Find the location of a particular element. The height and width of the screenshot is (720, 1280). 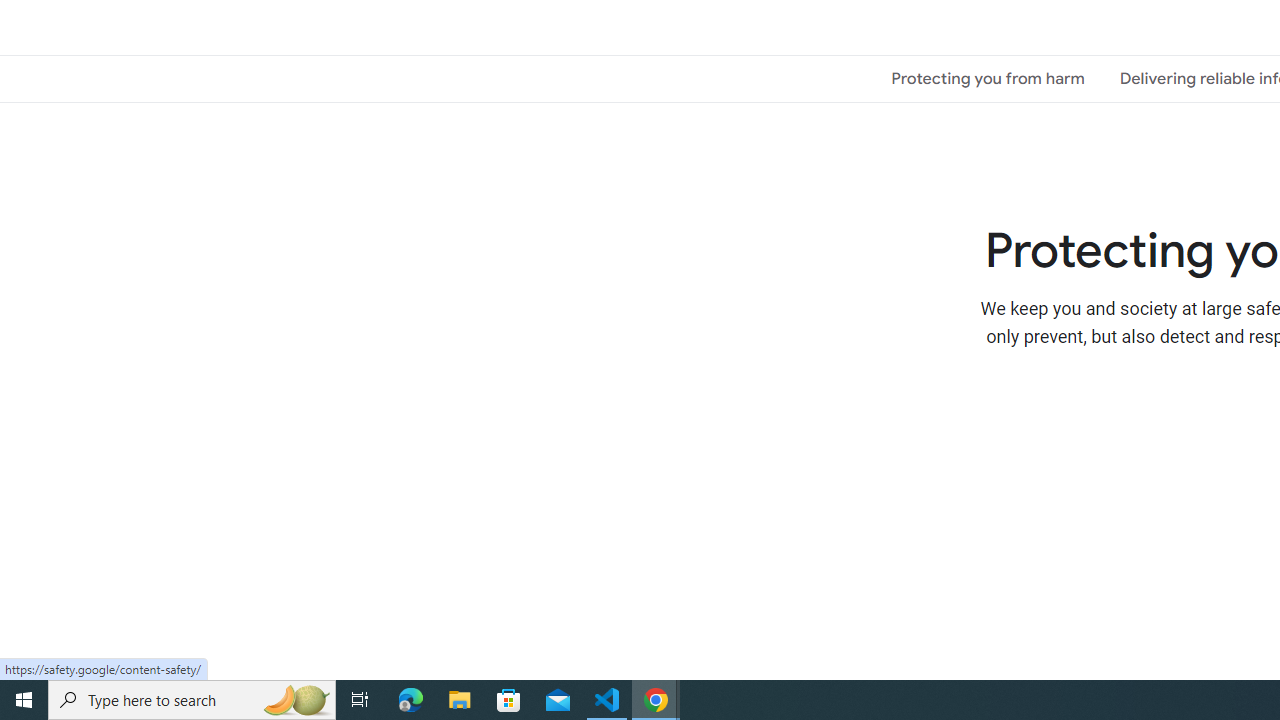

'Protecting you from harm' is located at coordinates (988, 77).